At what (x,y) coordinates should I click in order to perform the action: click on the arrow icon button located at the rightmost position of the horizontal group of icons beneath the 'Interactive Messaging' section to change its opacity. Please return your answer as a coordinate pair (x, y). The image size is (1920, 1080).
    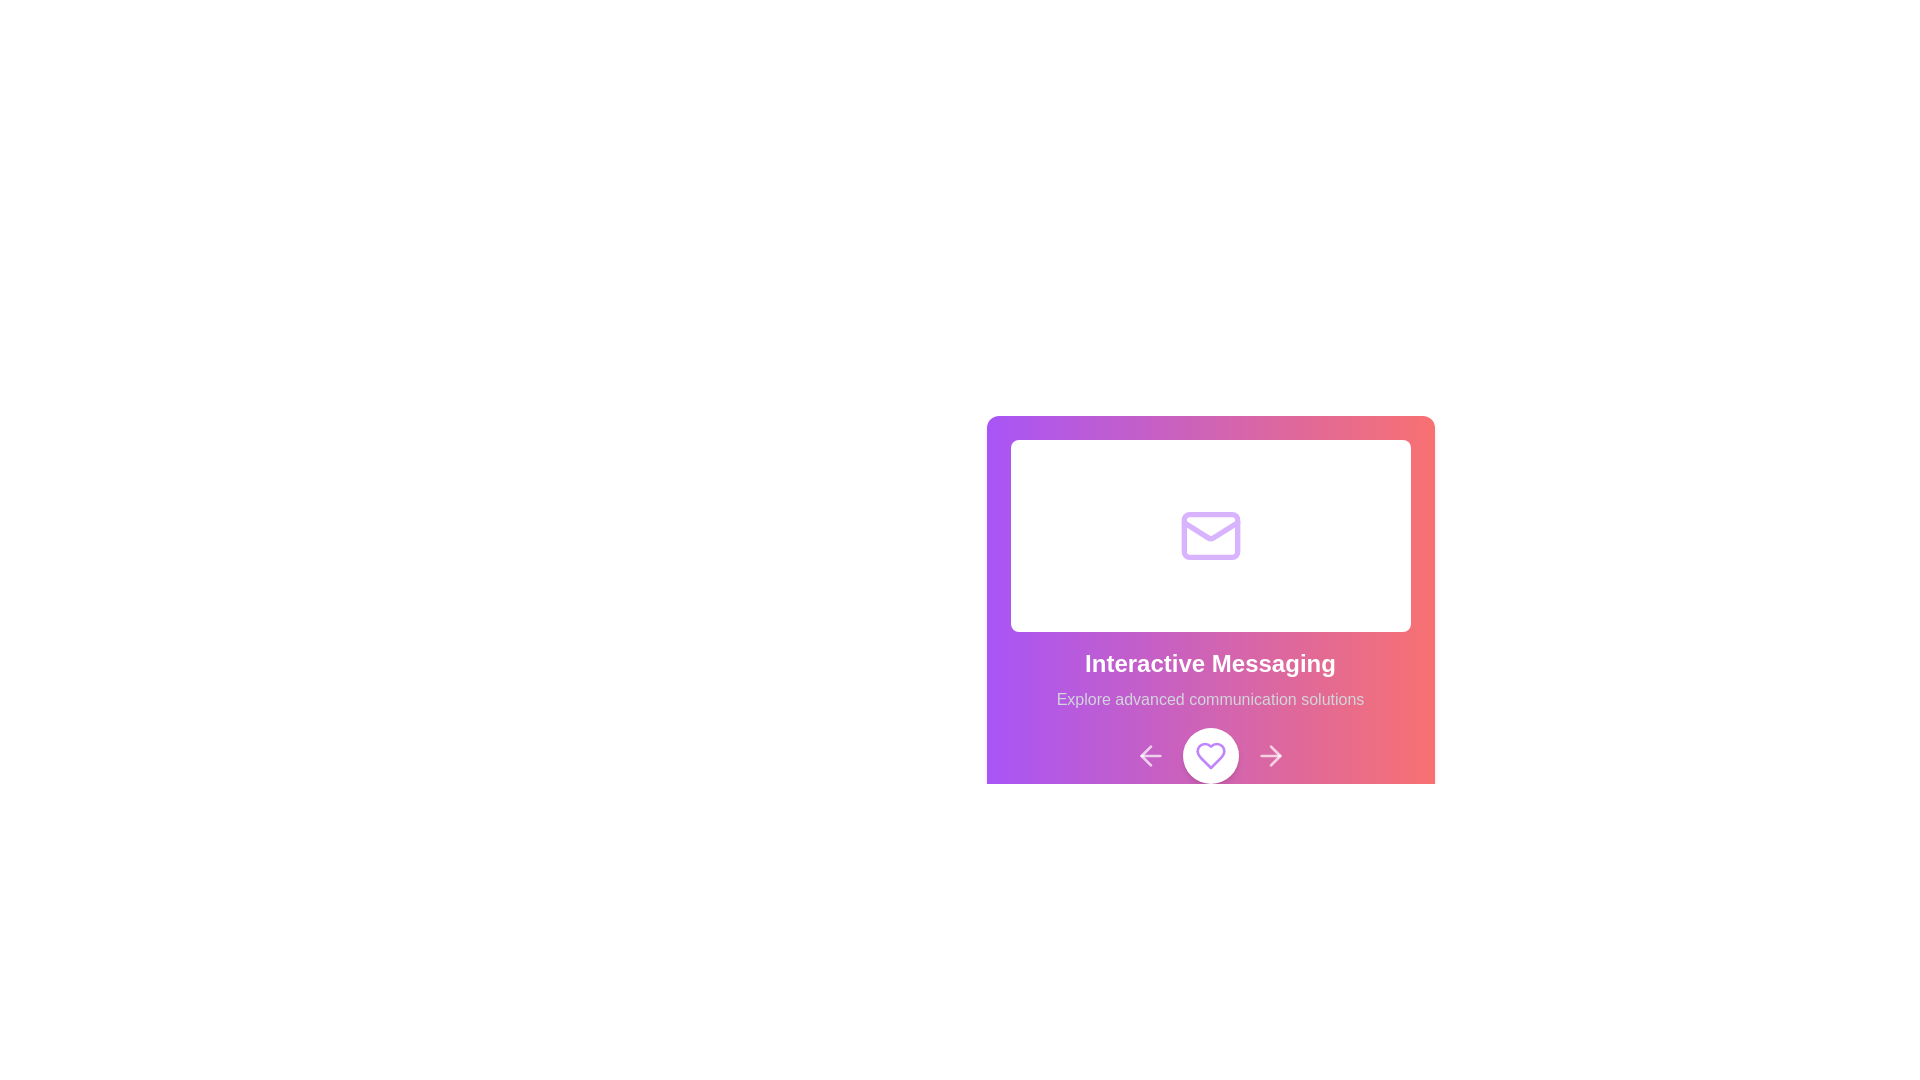
    Looking at the image, I should click on (1269, 756).